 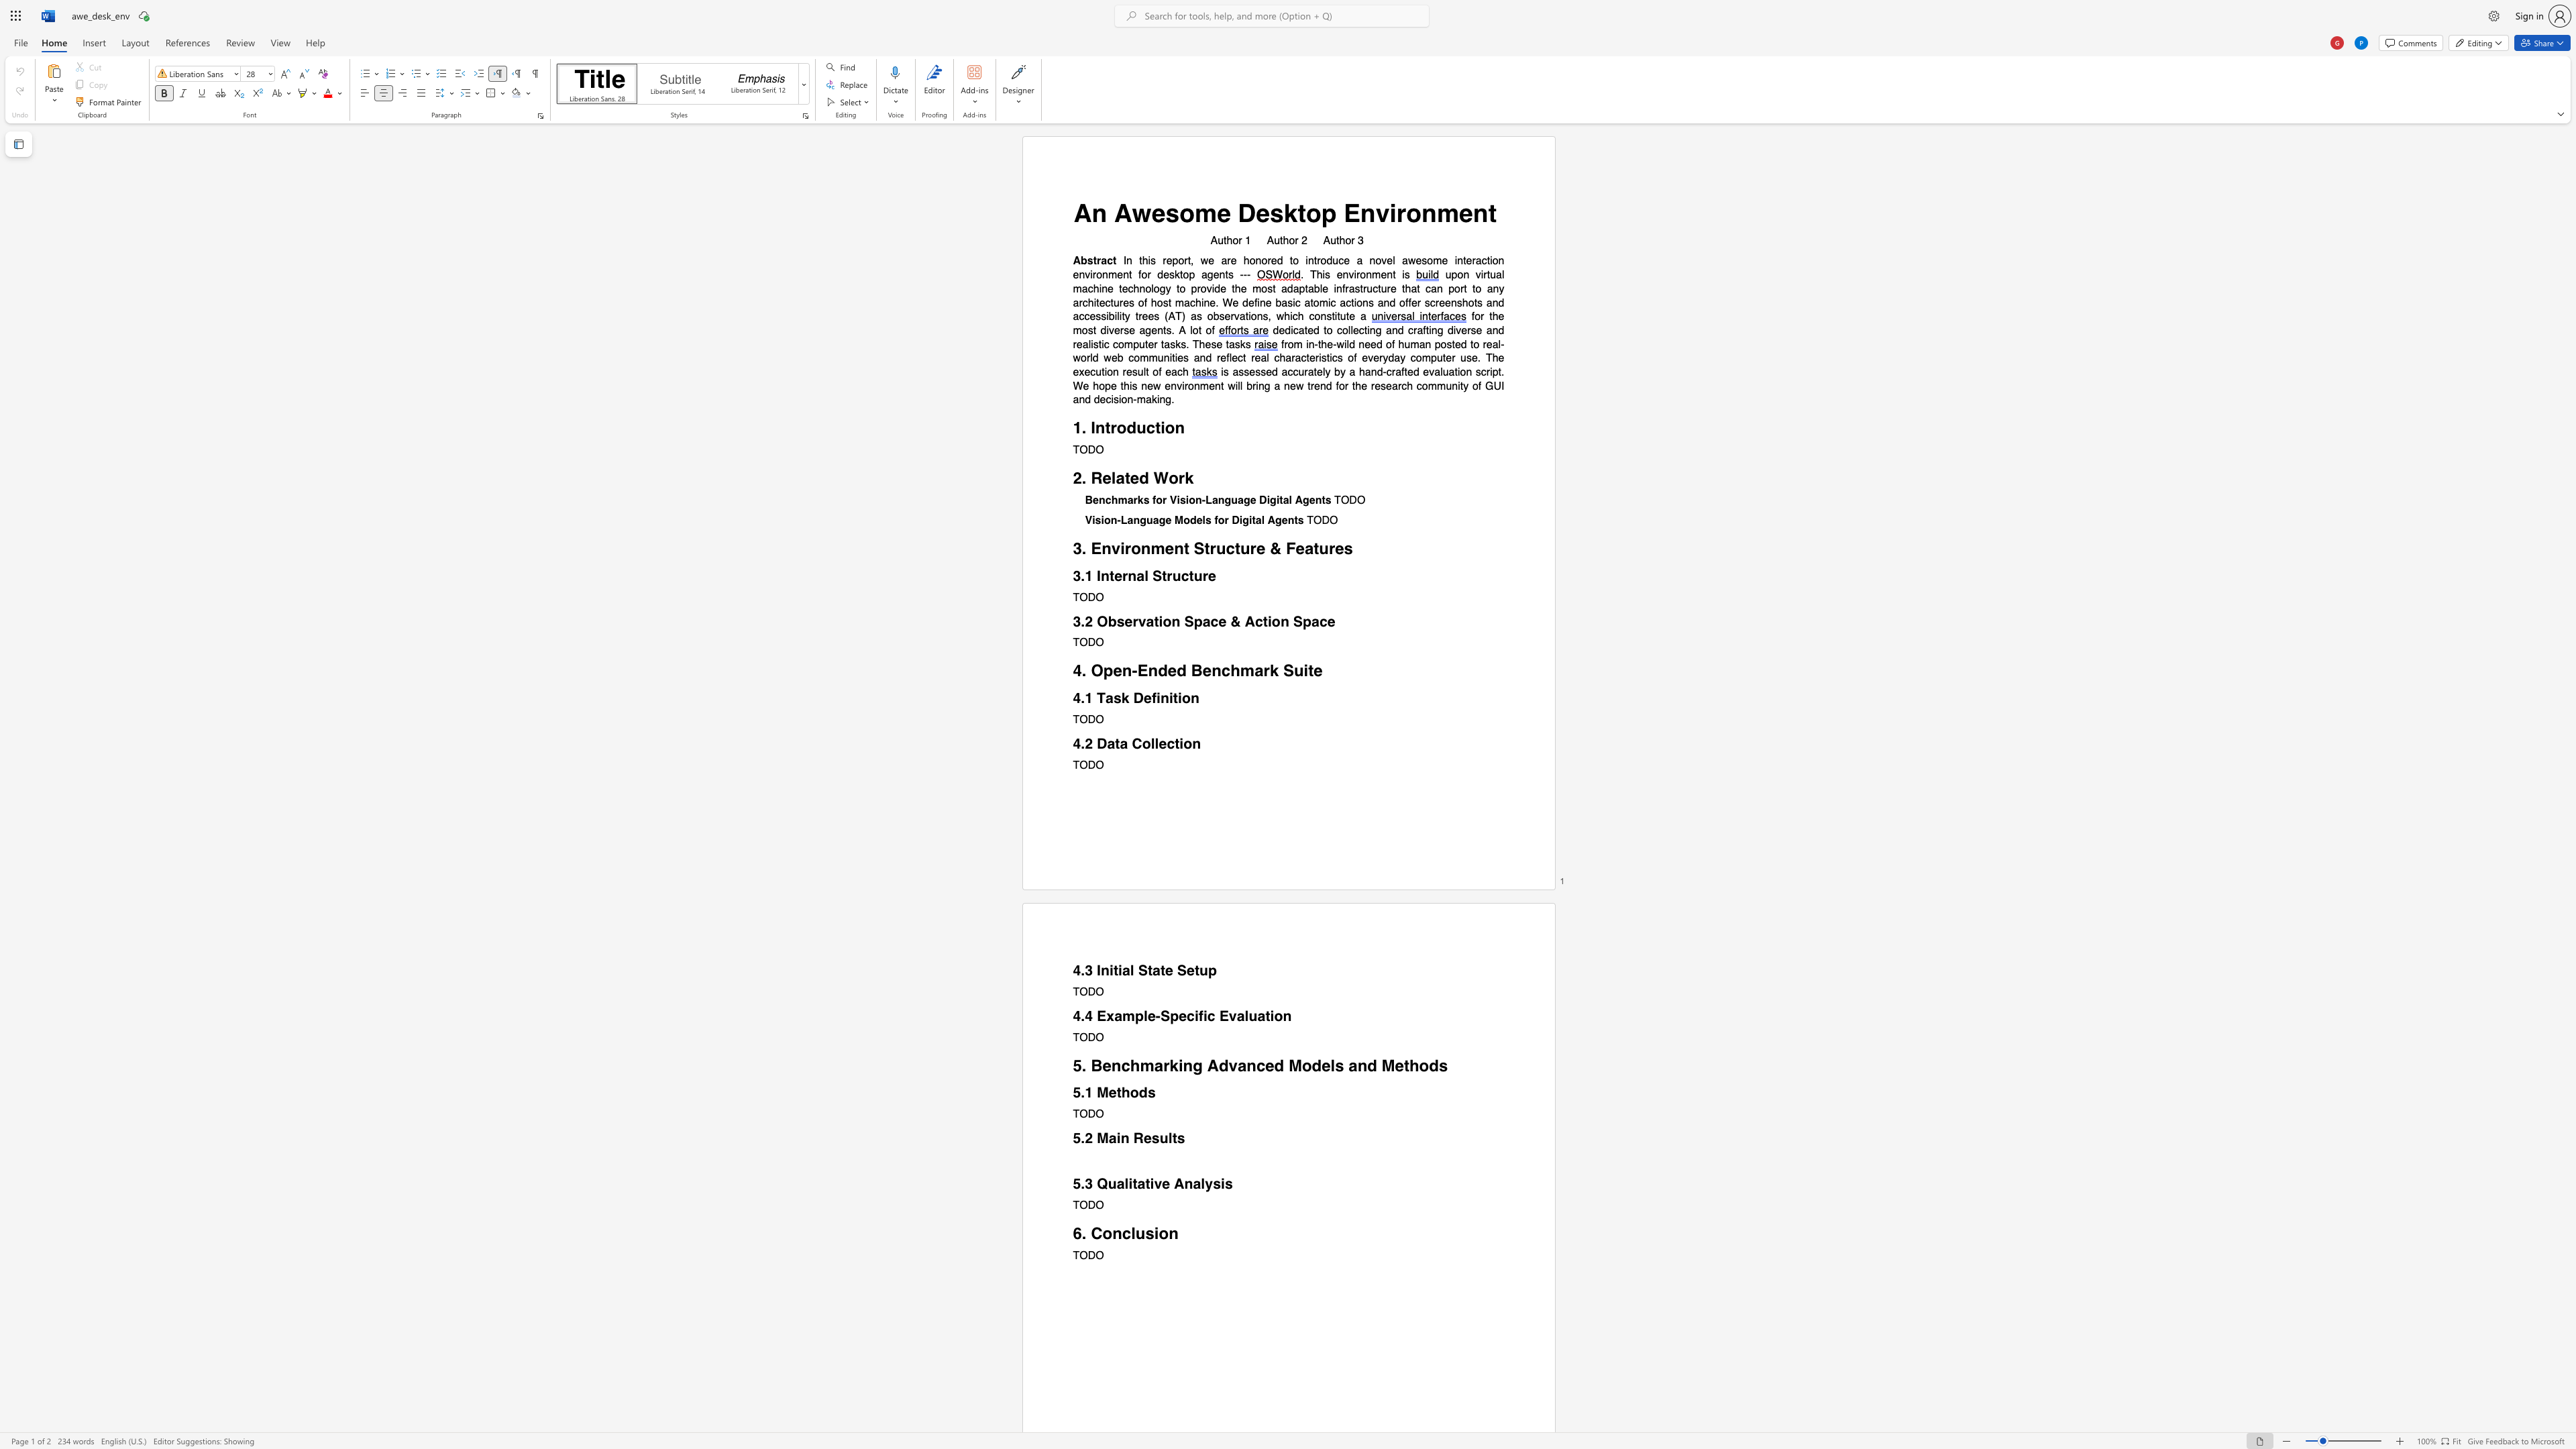 What do you see at coordinates (1336, 343) in the screenshot?
I see `the subset text "wild need of human posted to real-world web communities and reflect real characteristics of everyday computer use. T" within the text "from in-the-wild need of human posted to real-world web communities and reflect real characteristics of everyday computer use. The execution result of each"` at bounding box center [1336, 343].